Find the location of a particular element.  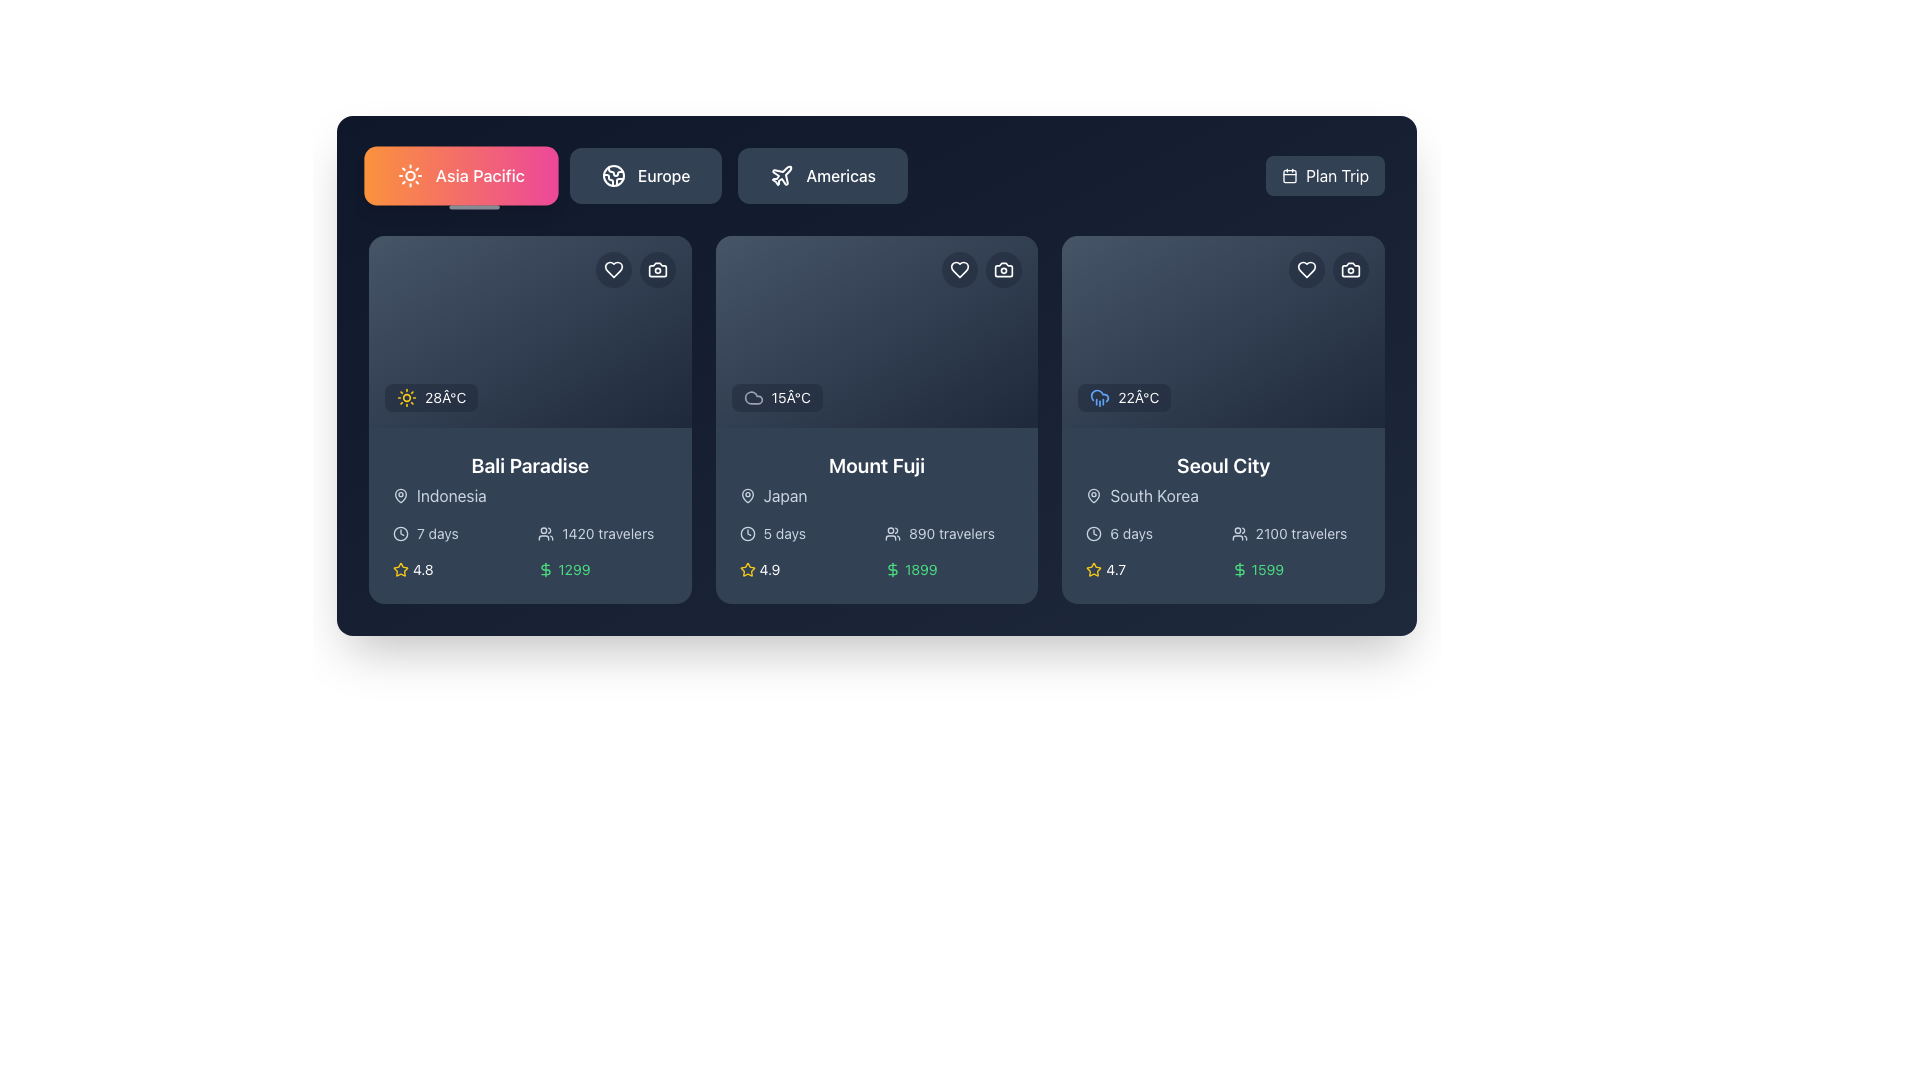

the text label displaying the rating value for the item located at the bottom left corner of the second card from the left, next to a yellow star icon is located at coordinates (768, 570).